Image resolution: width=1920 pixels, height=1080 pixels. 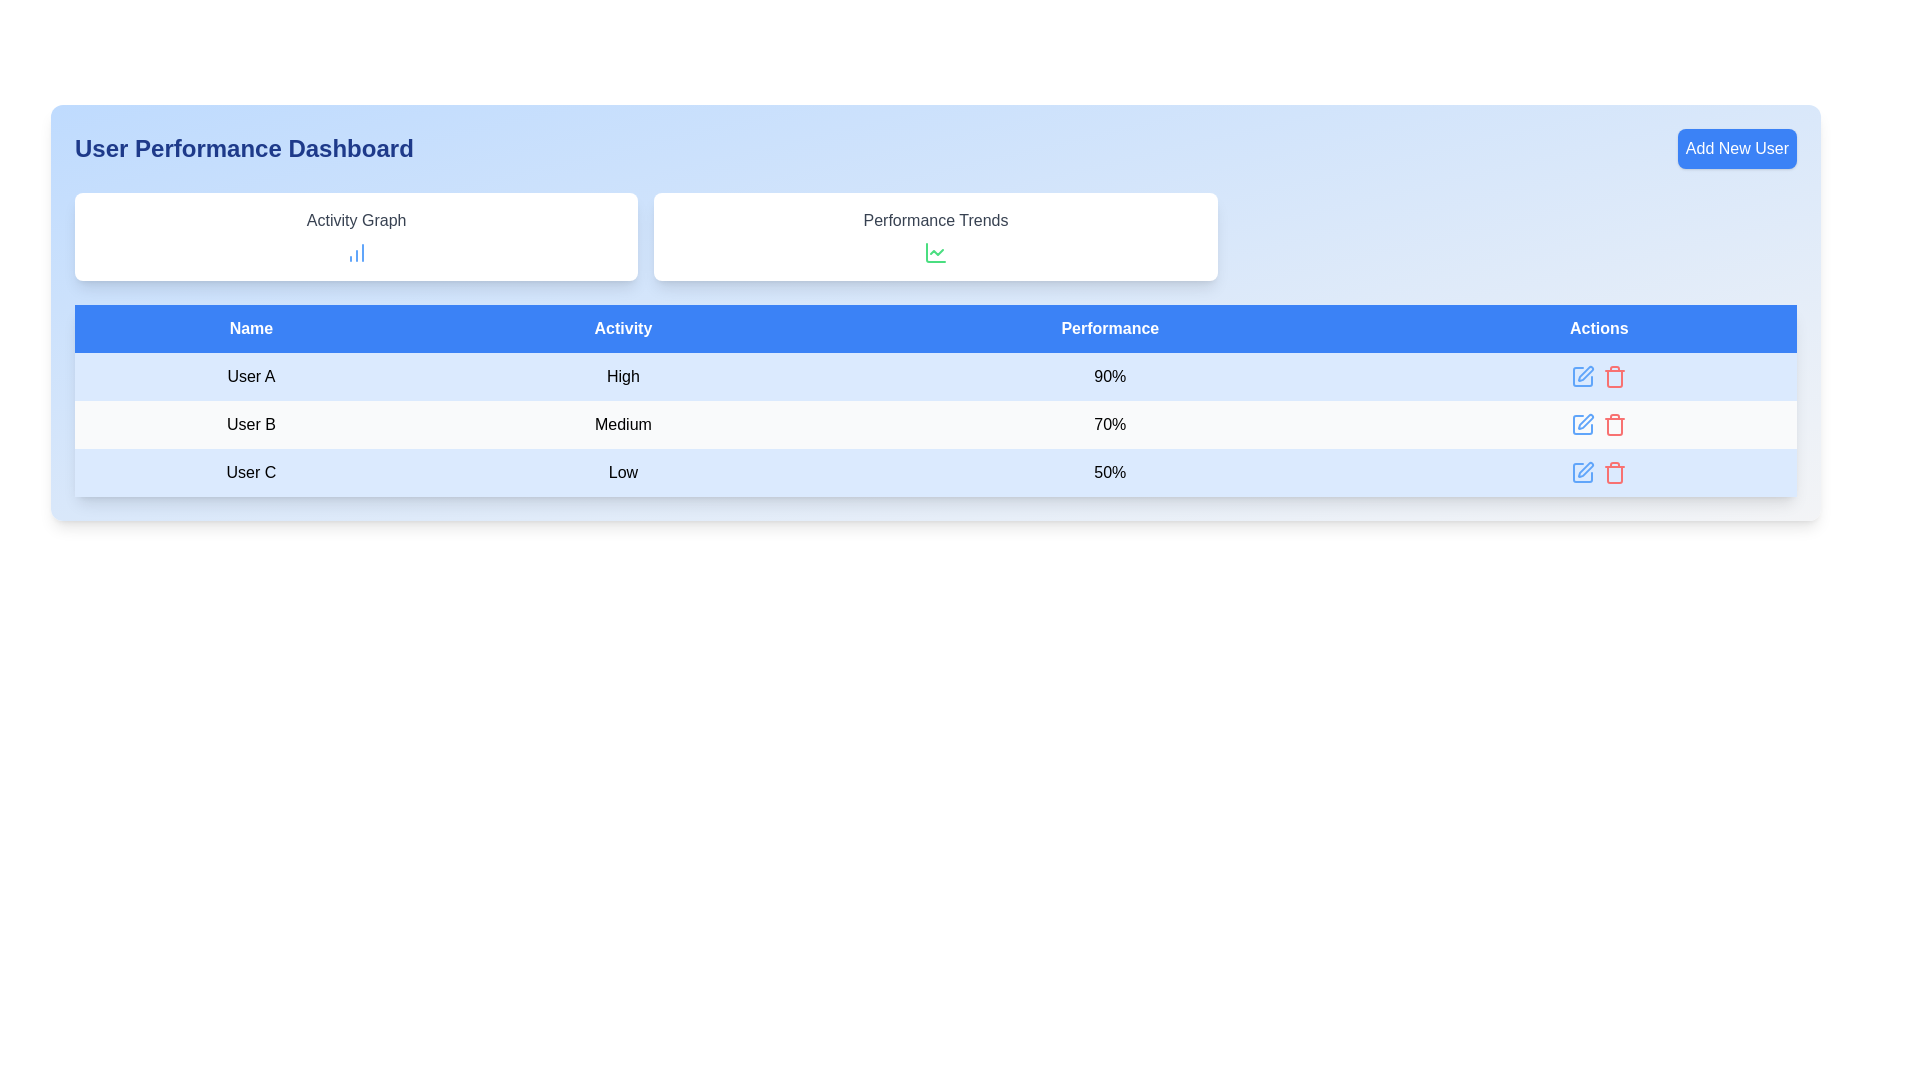 I want to click on the static text label displaying 'User C' located in the first column of the last row under the 'Name' column in the table, so click(x=250, y=473).